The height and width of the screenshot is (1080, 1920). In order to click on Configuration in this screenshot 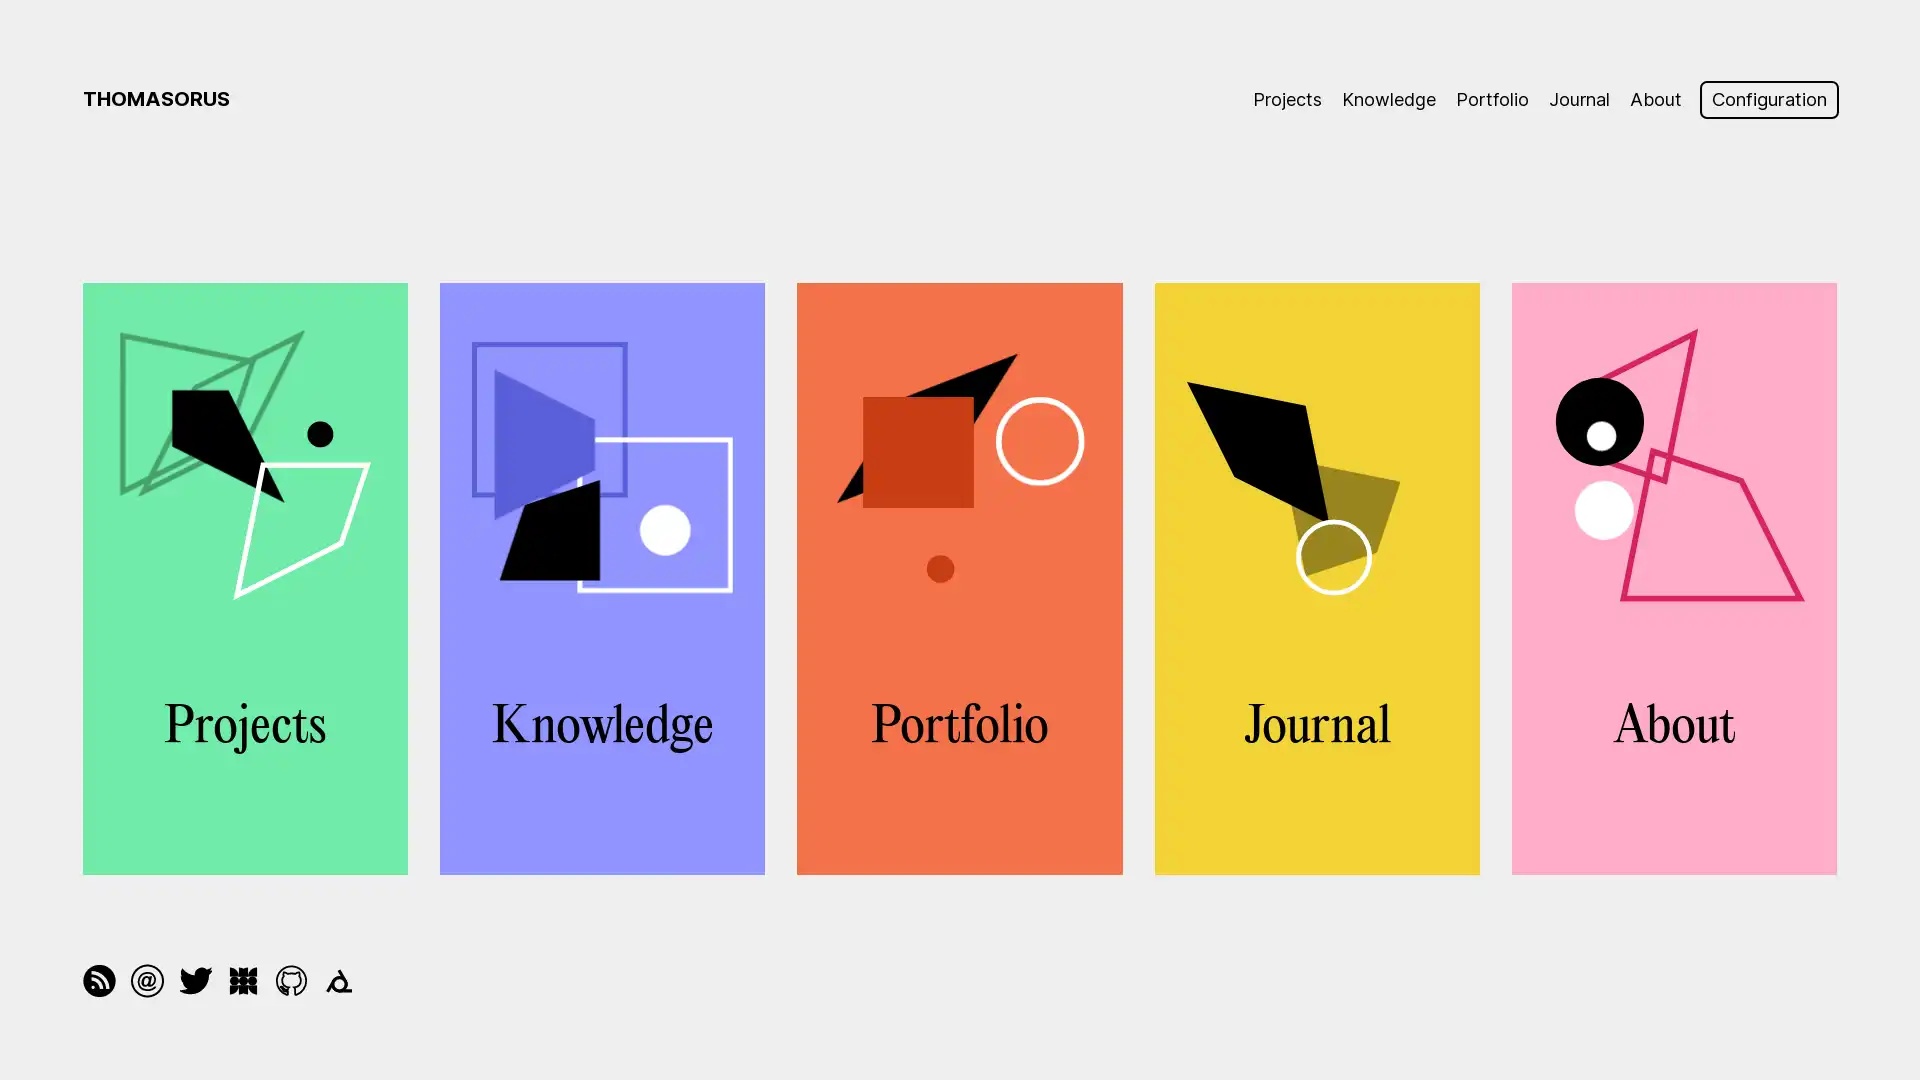, I will do `click(1767, 99)`.